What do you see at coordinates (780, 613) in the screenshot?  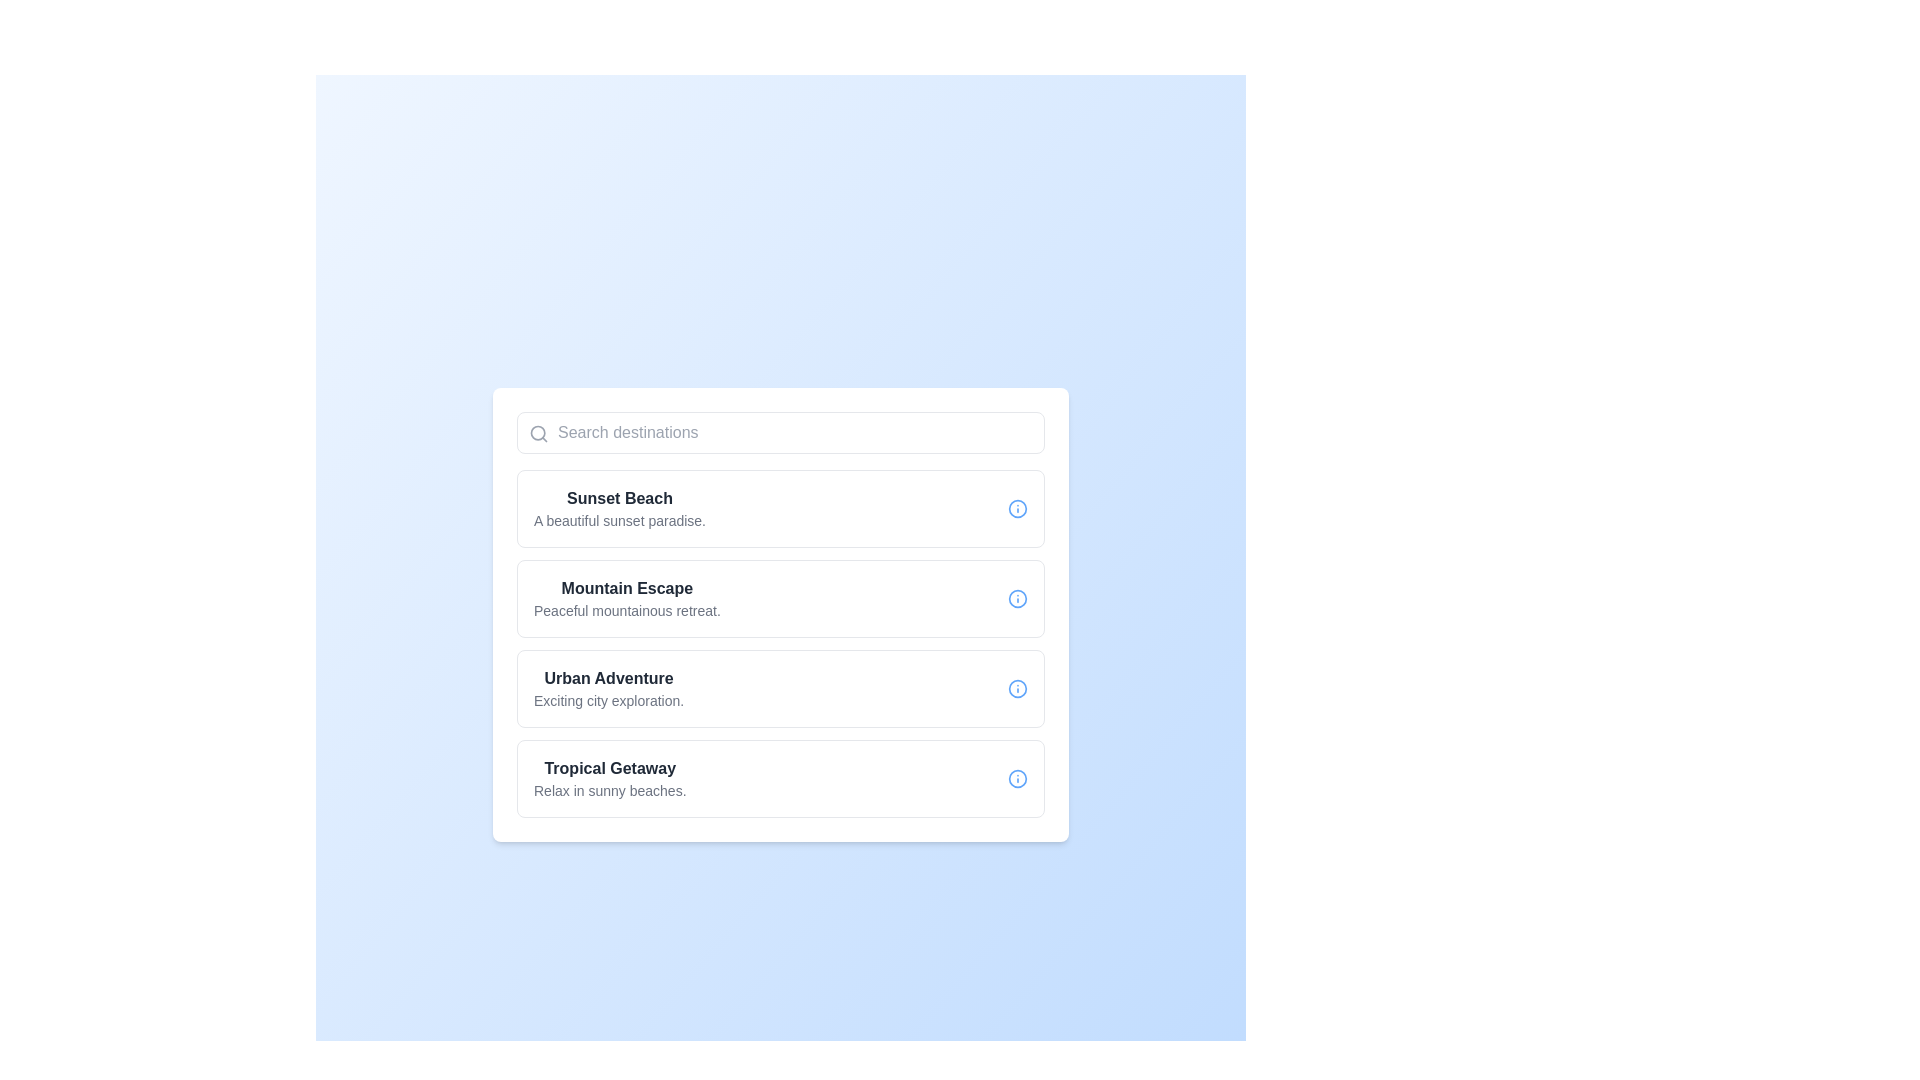 I see `the second card` at bounding box center [780, 613].